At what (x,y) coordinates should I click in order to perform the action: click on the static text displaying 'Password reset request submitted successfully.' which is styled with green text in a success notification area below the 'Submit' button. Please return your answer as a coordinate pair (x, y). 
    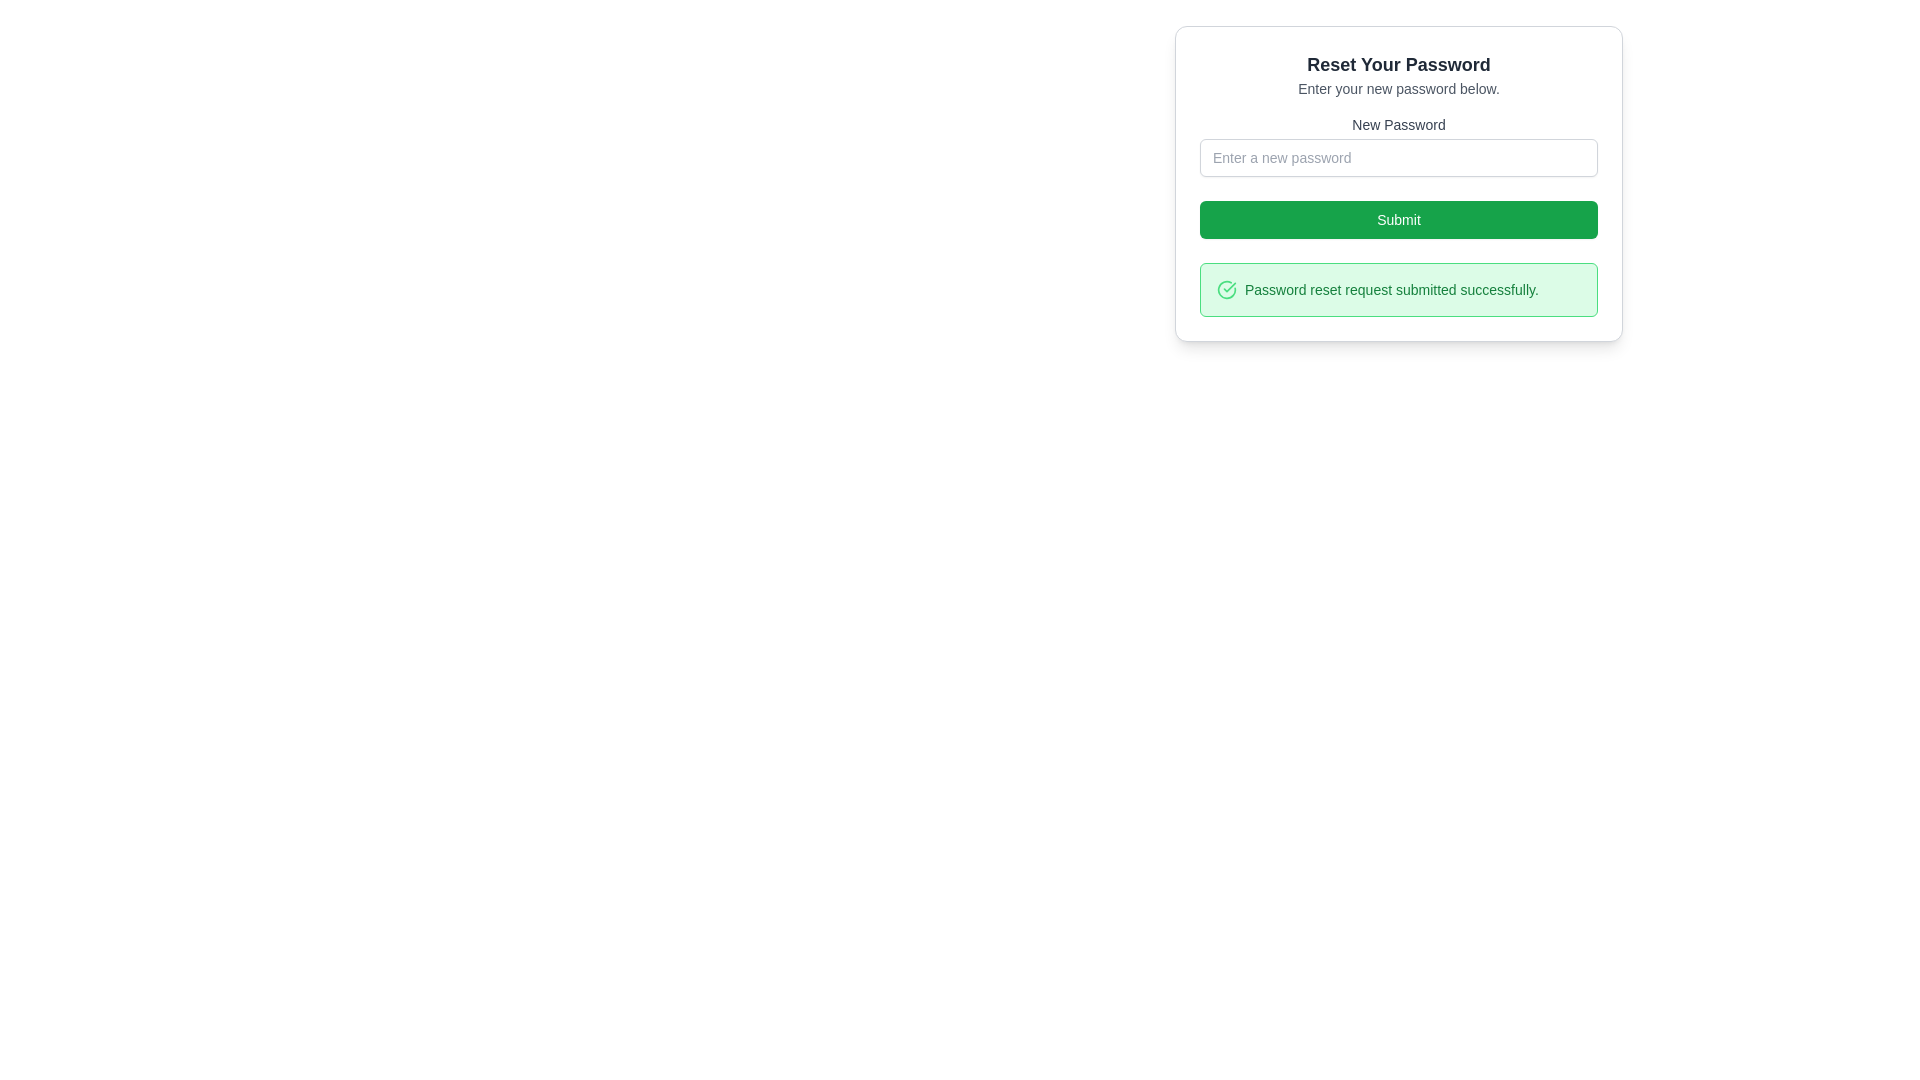
    Looking at the image, I should click on (1391, 289).